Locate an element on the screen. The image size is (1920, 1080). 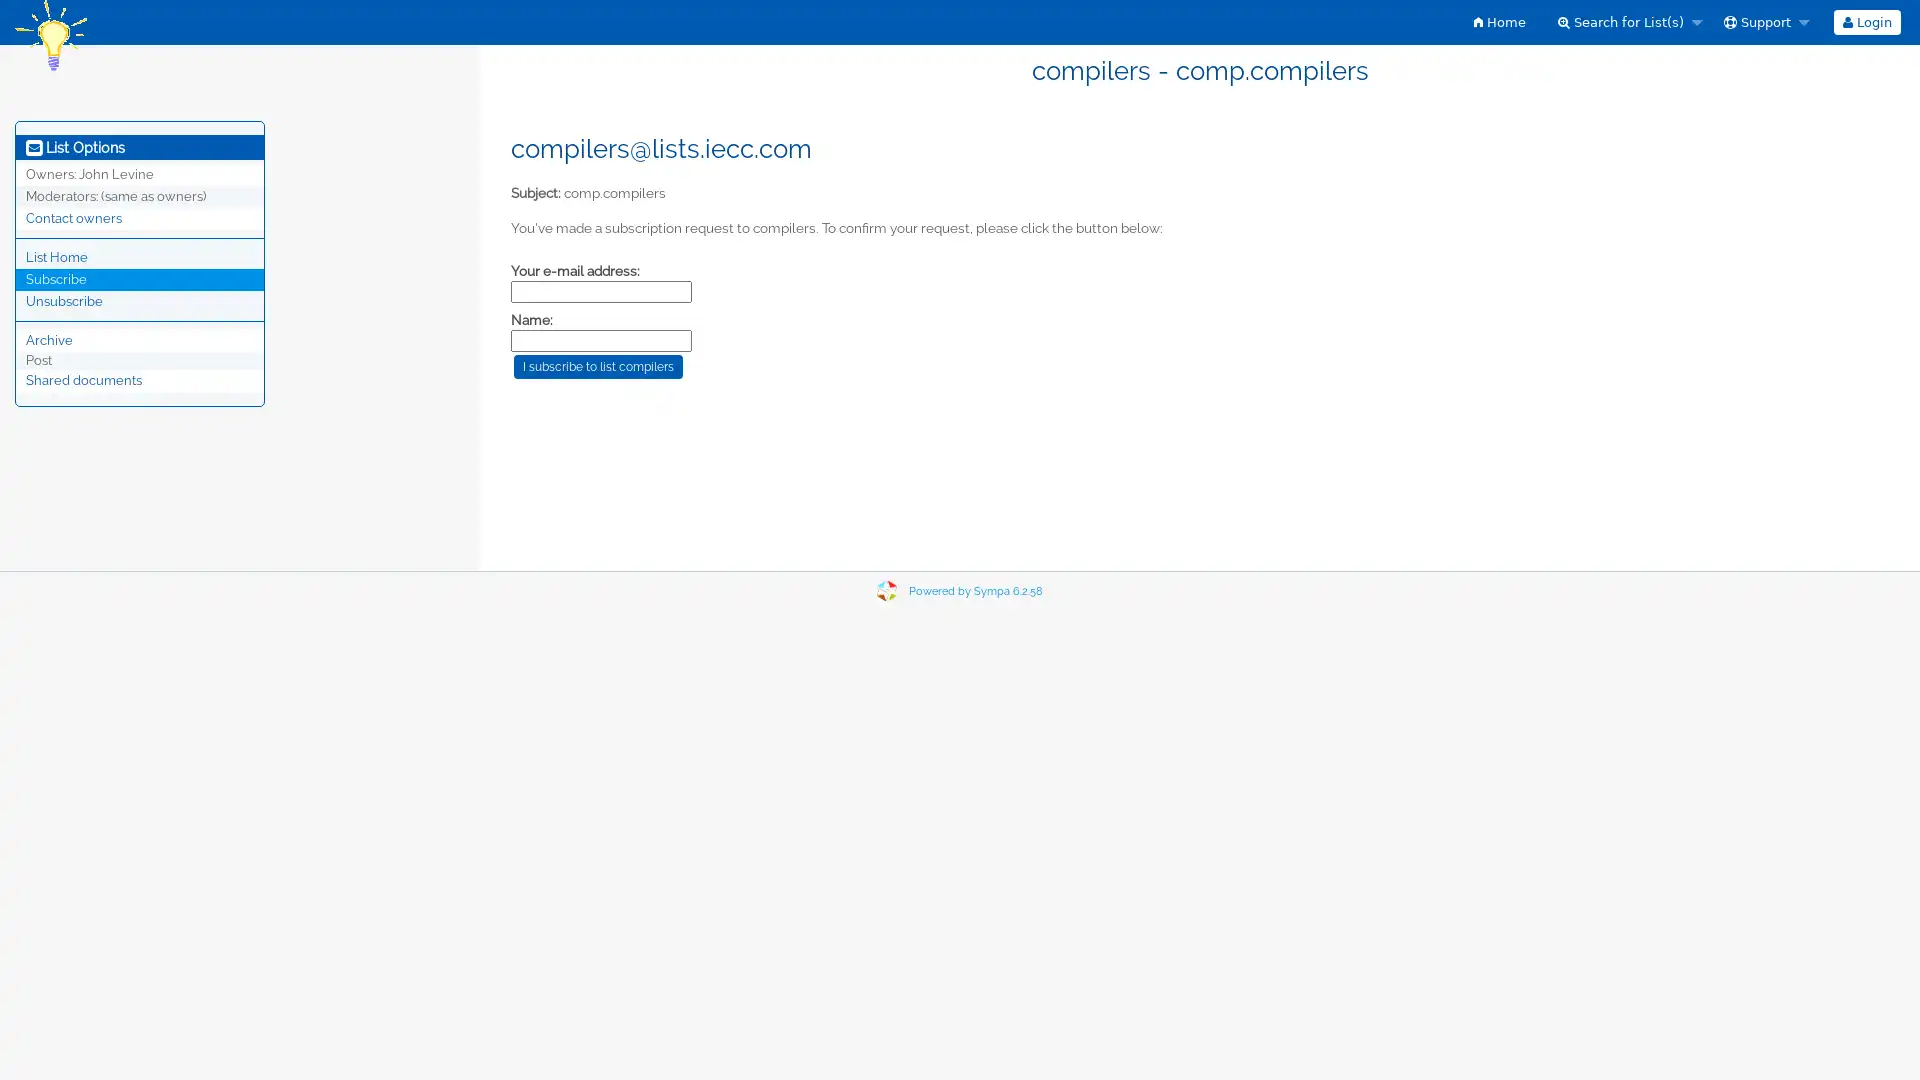
Login is located at coordinates (1865, 22).